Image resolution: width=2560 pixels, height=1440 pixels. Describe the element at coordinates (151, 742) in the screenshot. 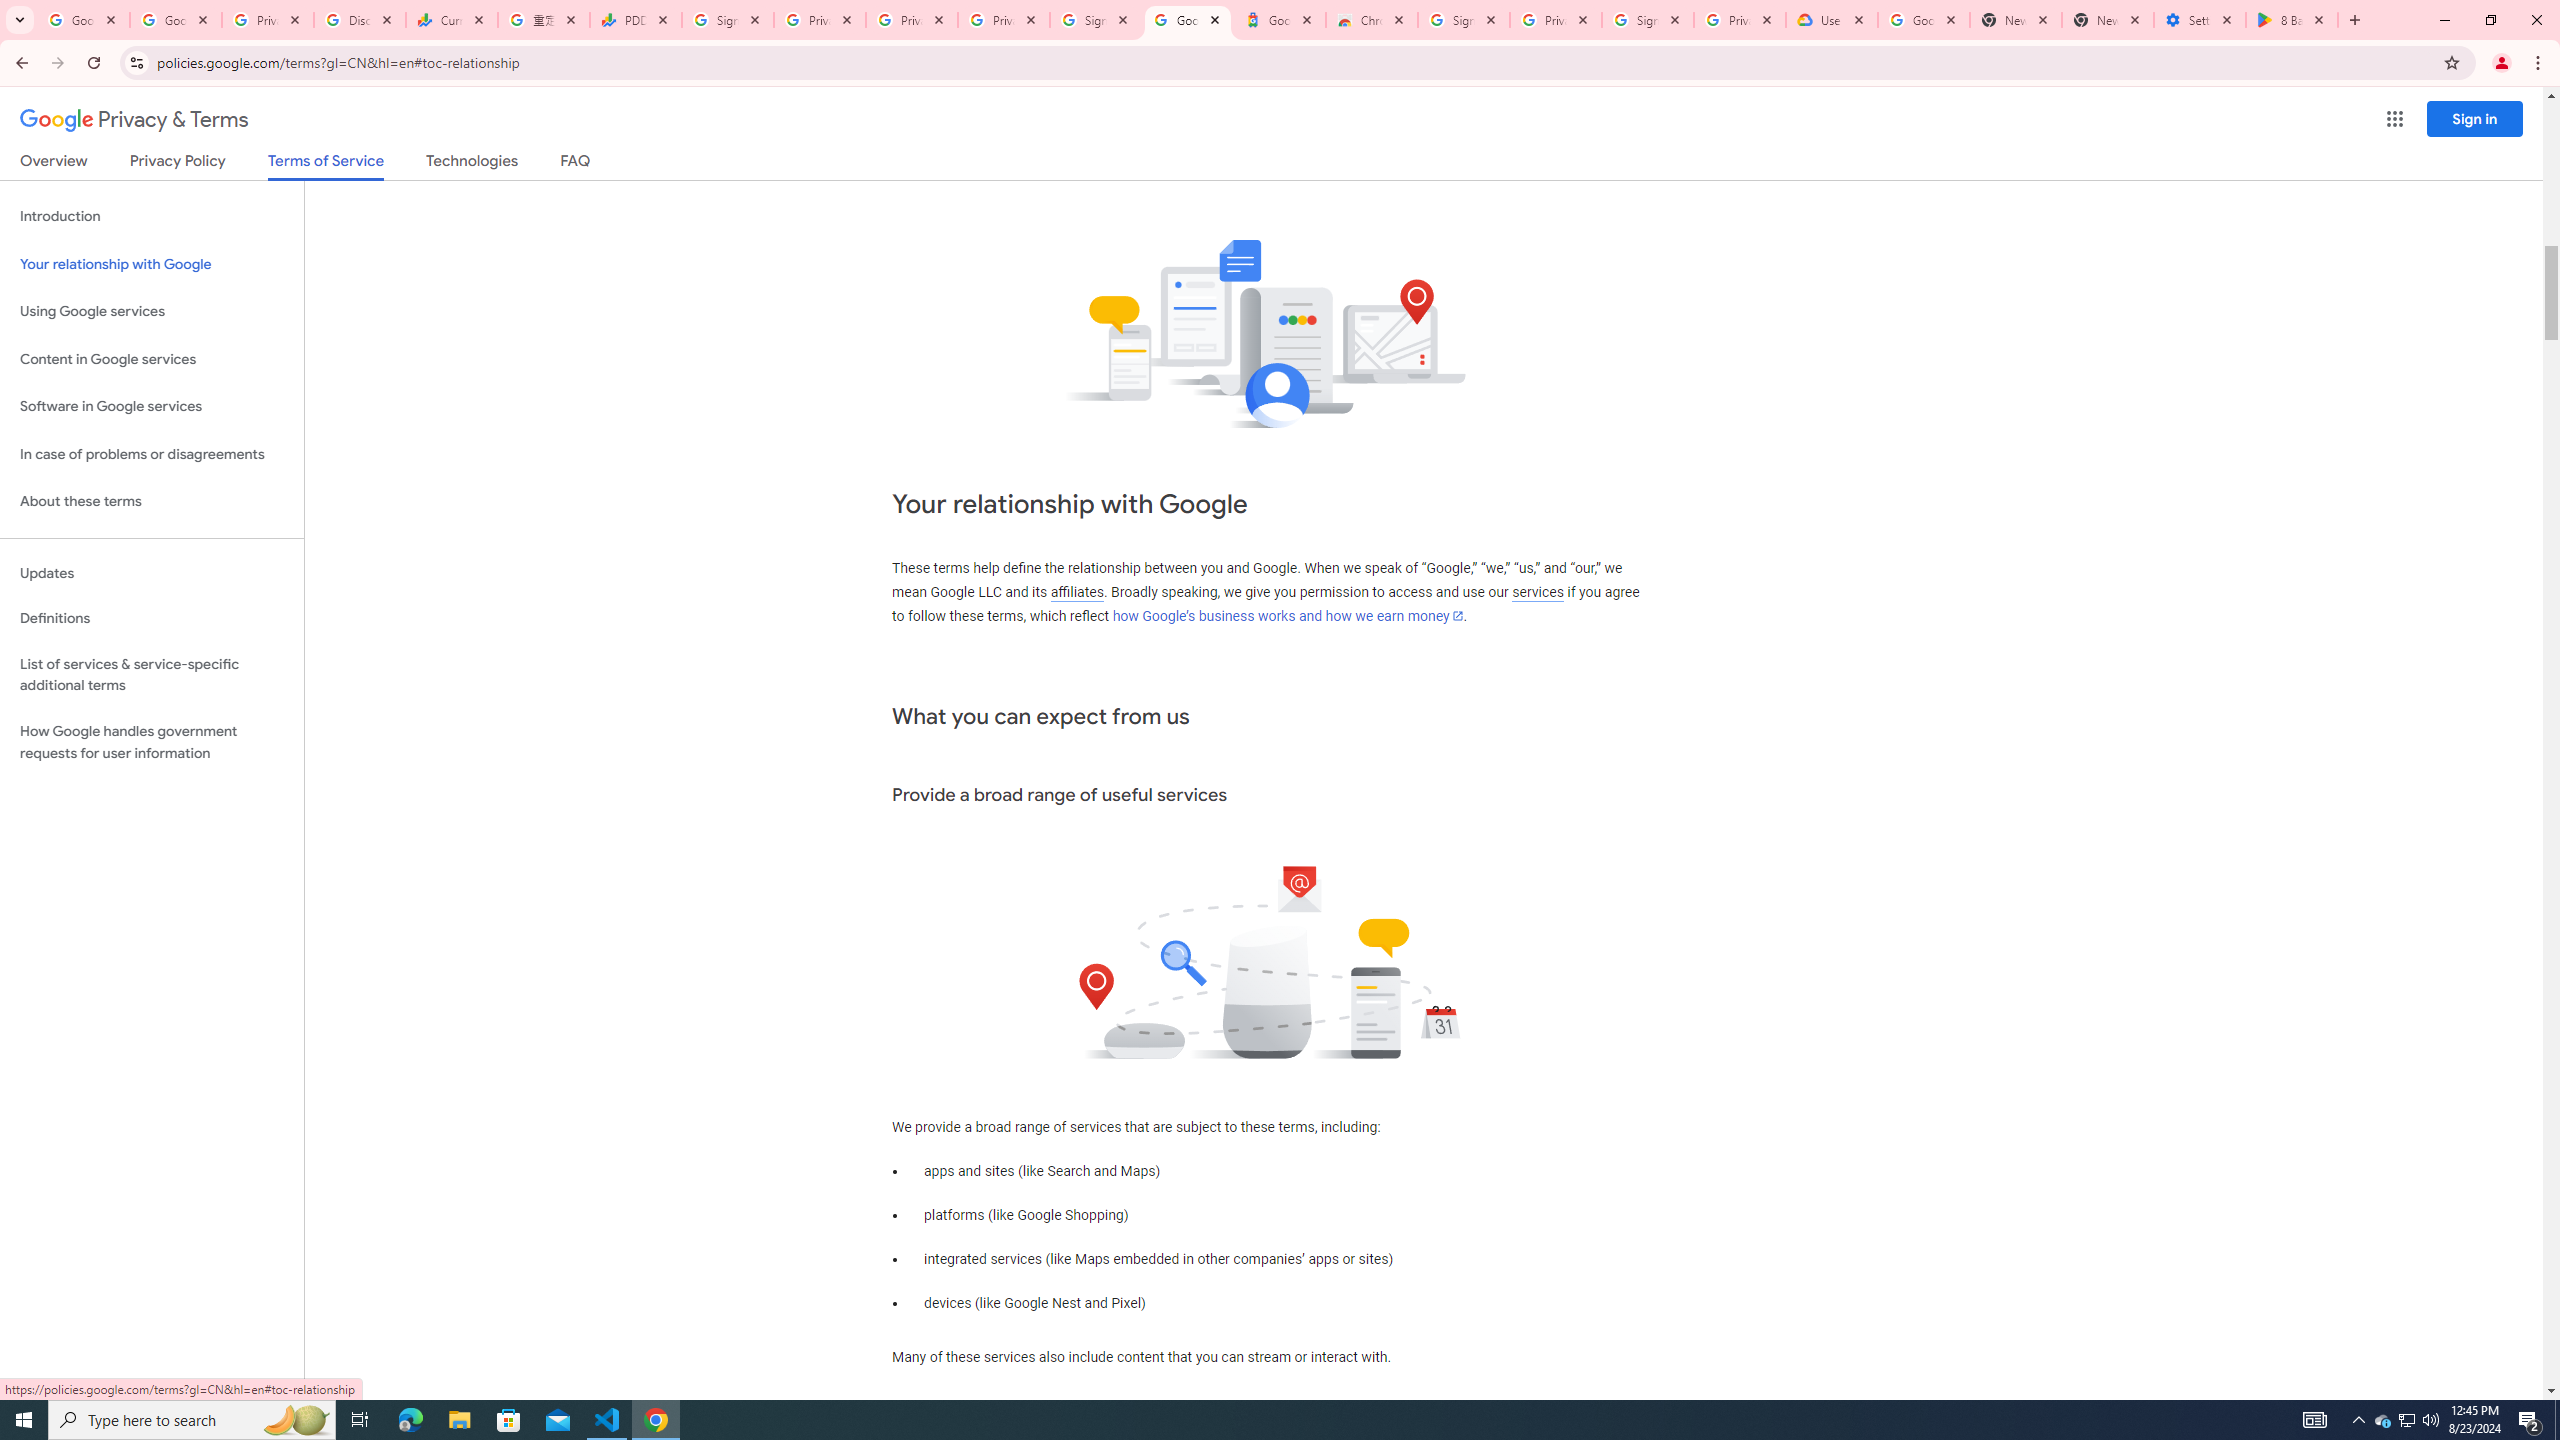

I see `'How Google handles government requests for user information'` at that location.